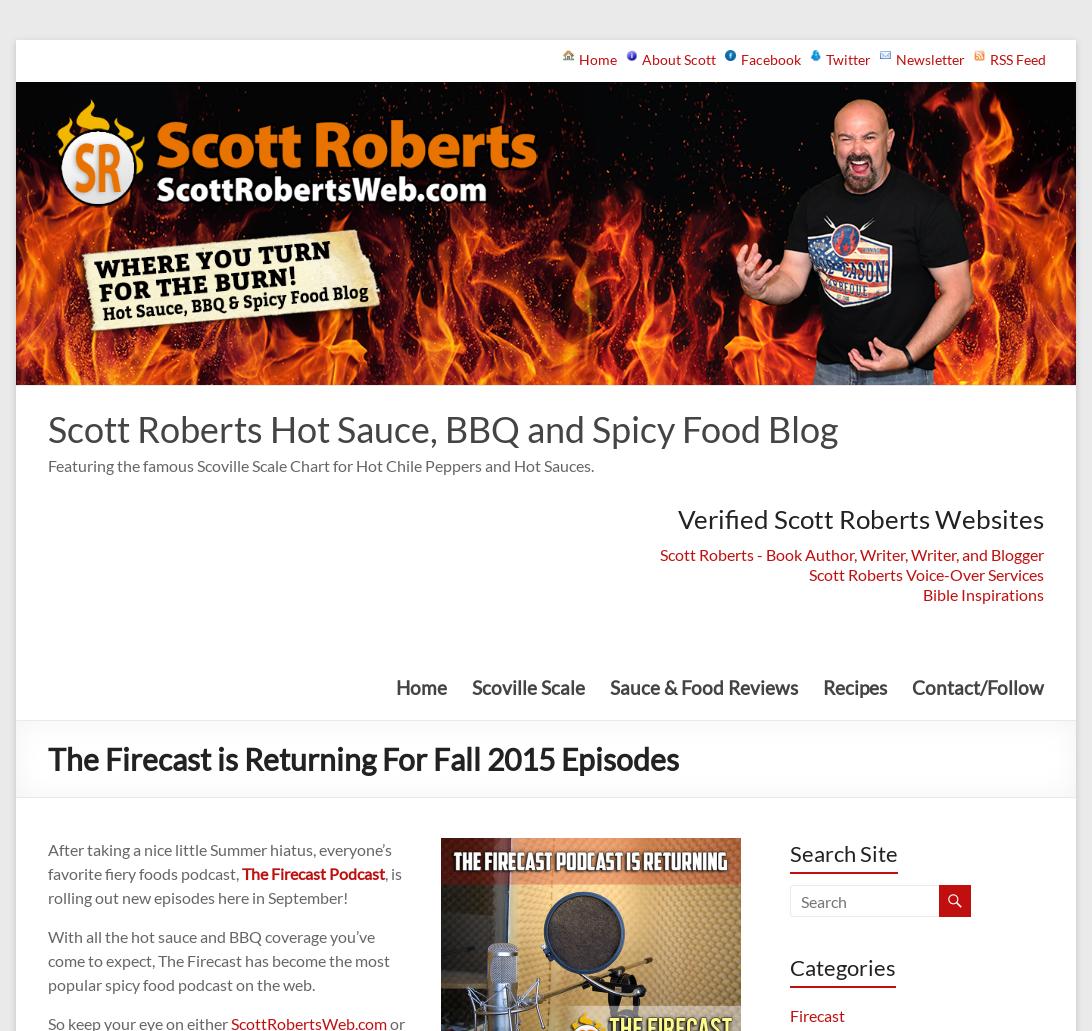  I want to click on 'Facebook', so click(769, 59).